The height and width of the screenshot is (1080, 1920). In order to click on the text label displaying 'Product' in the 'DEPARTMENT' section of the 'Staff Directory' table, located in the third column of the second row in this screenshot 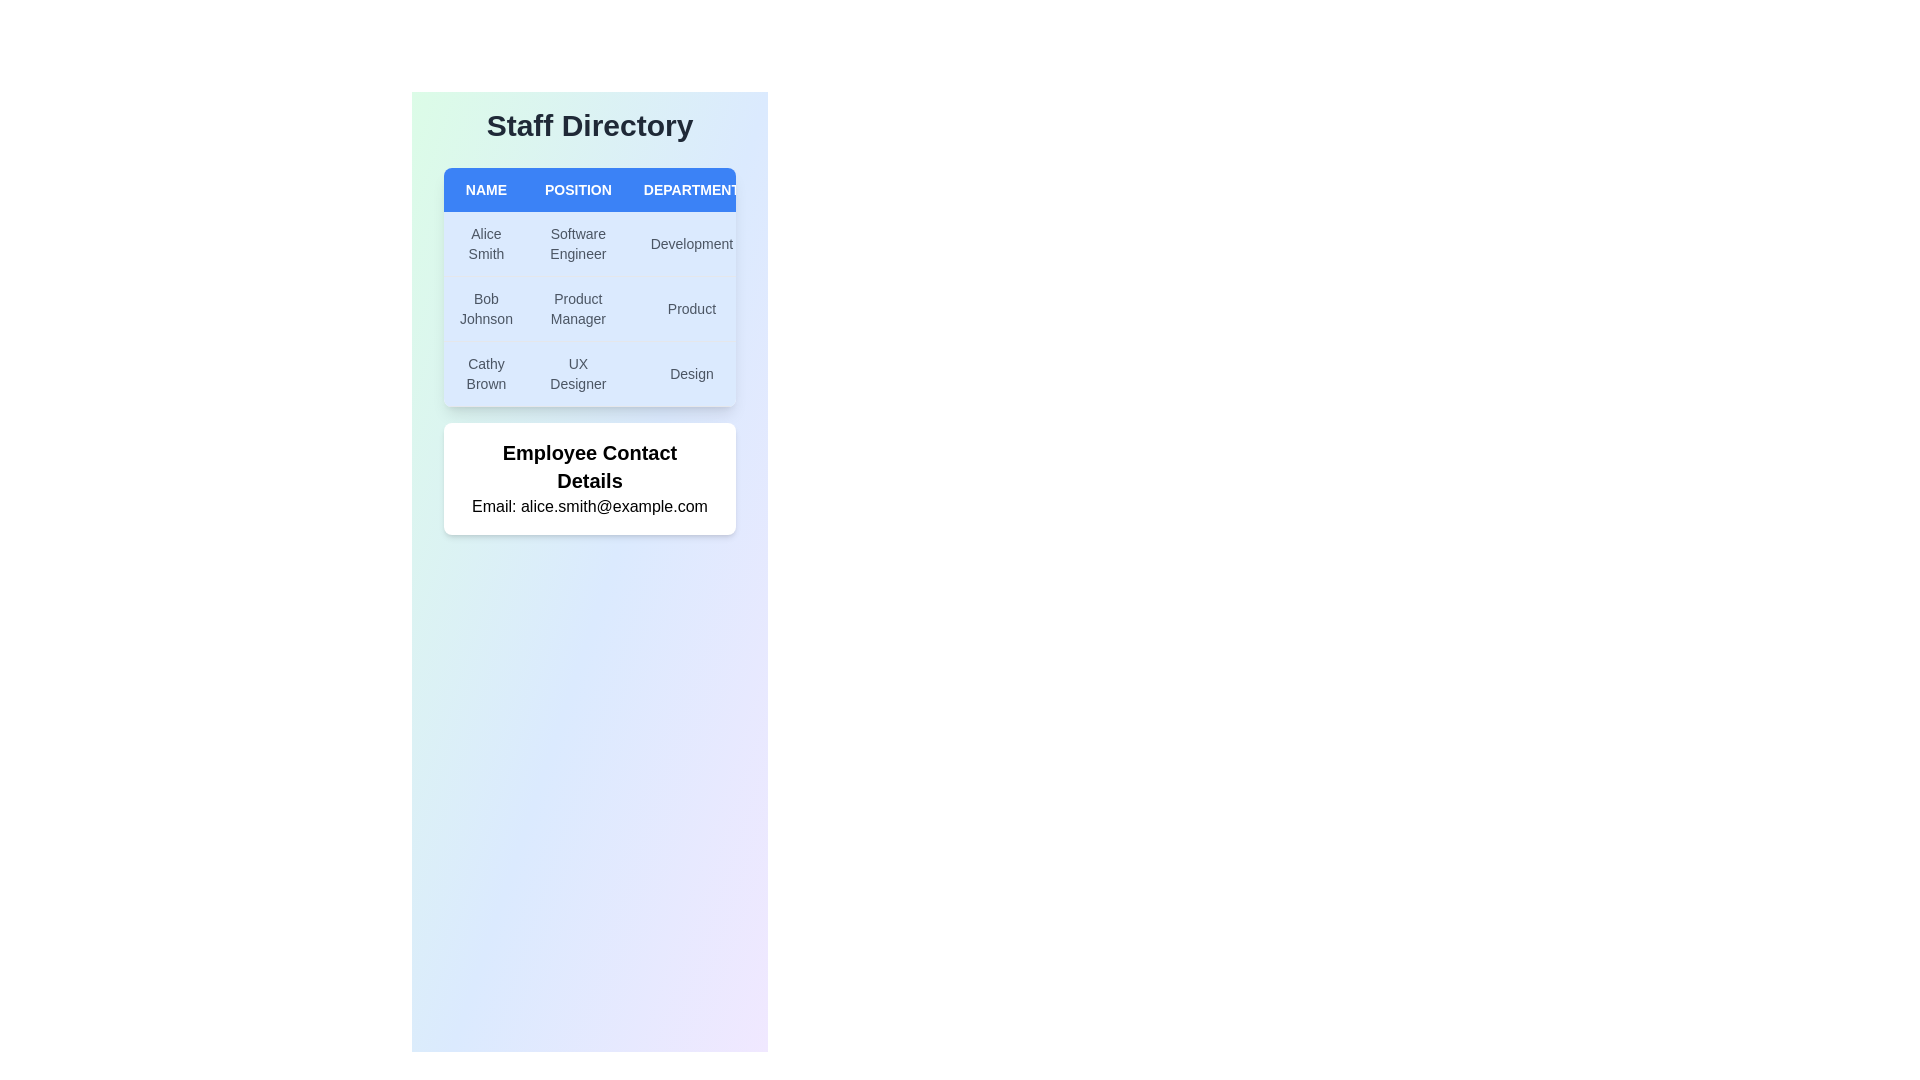, I will do `click(691, 308)`.